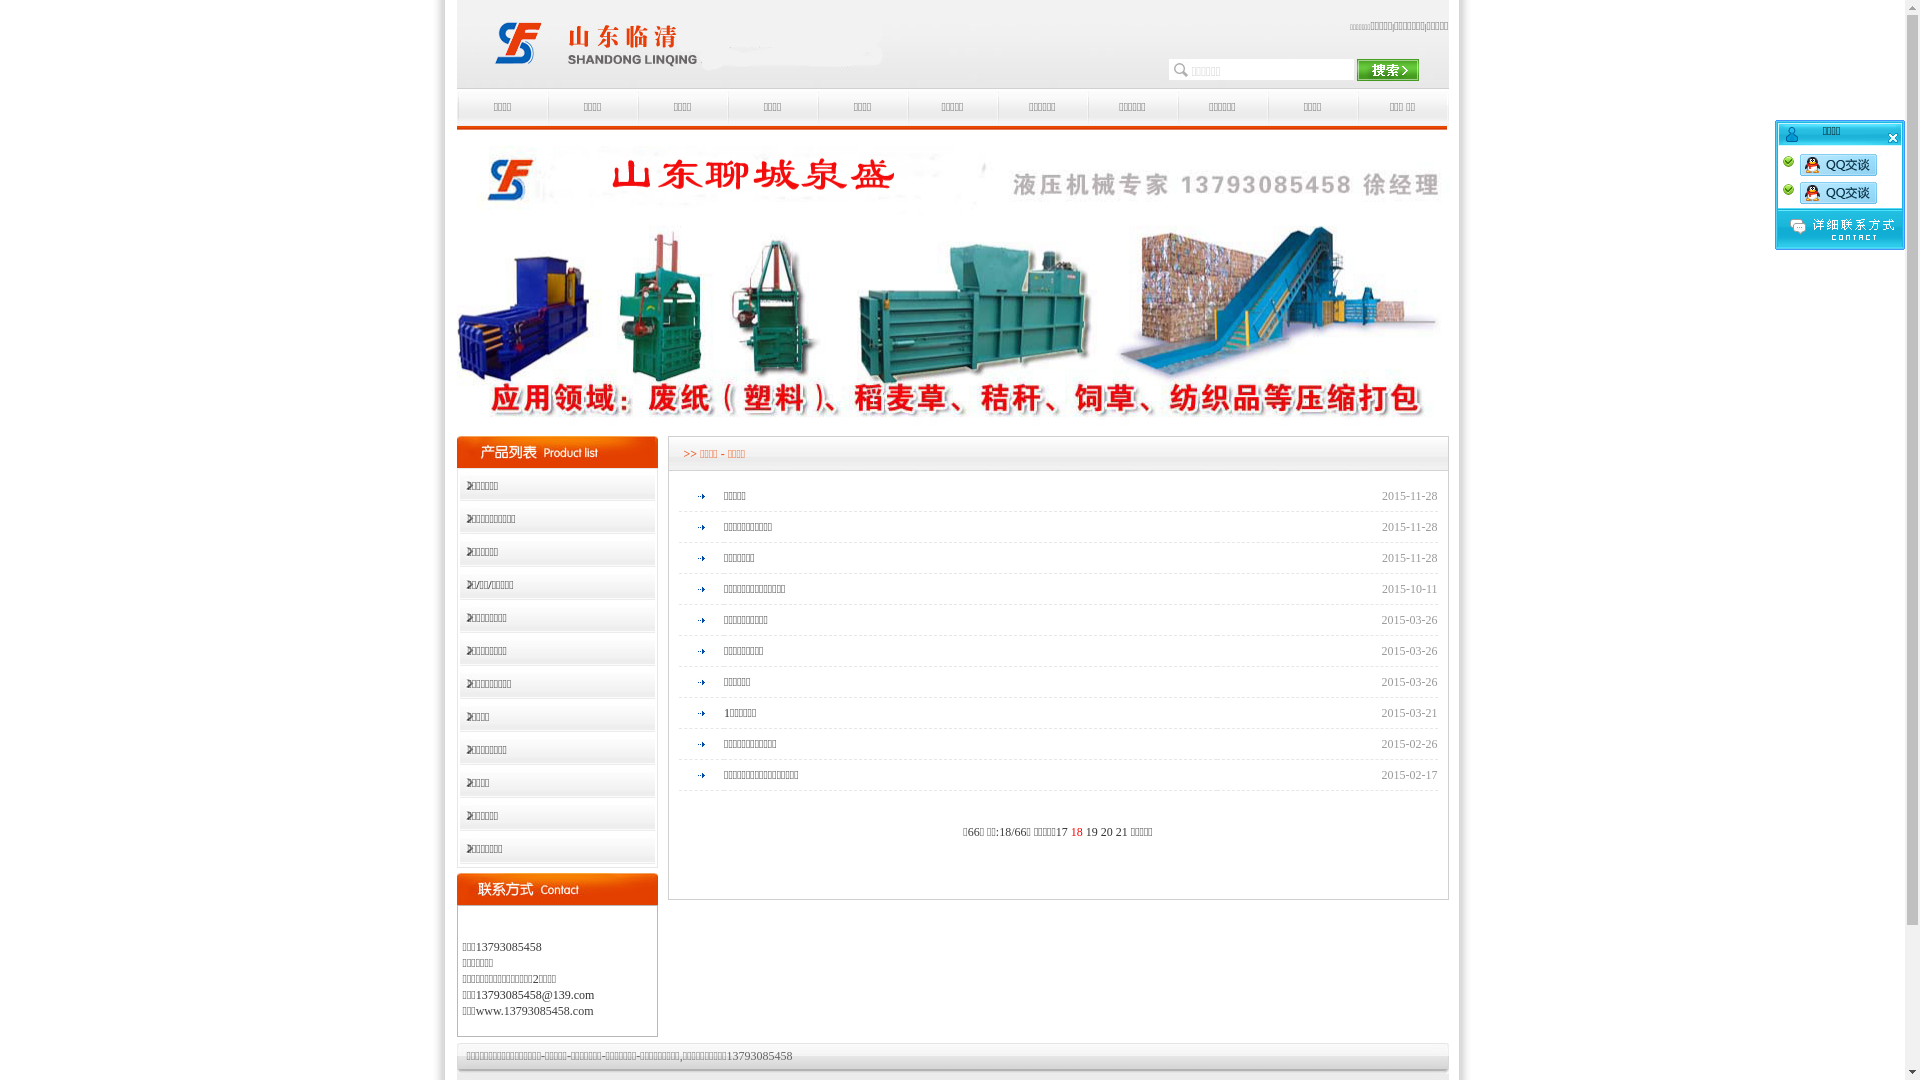 This screenshot has height=1080, width=1920. What do you see at coordinates (1099, 832) in the screenshot?
I see `'20'` at bounding box center [1099, 832].